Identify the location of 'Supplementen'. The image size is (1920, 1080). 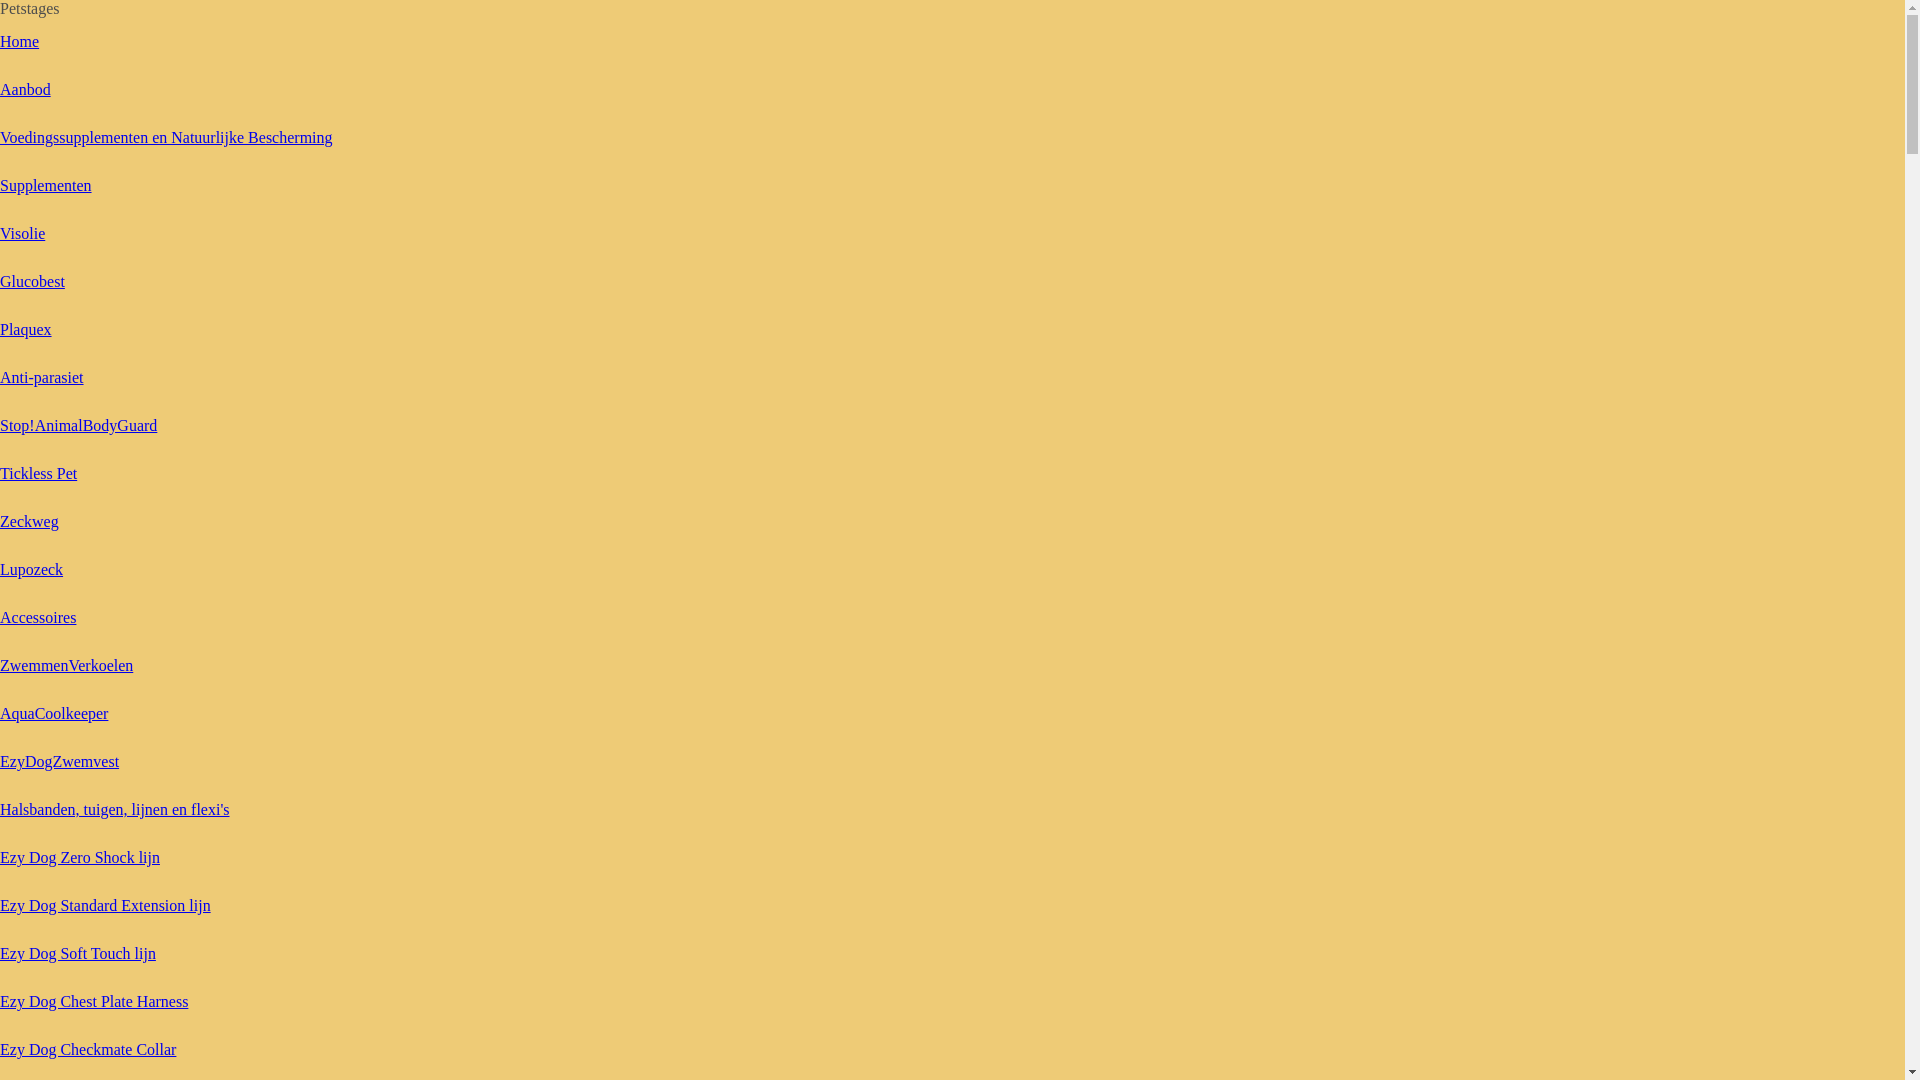
(0, 185).